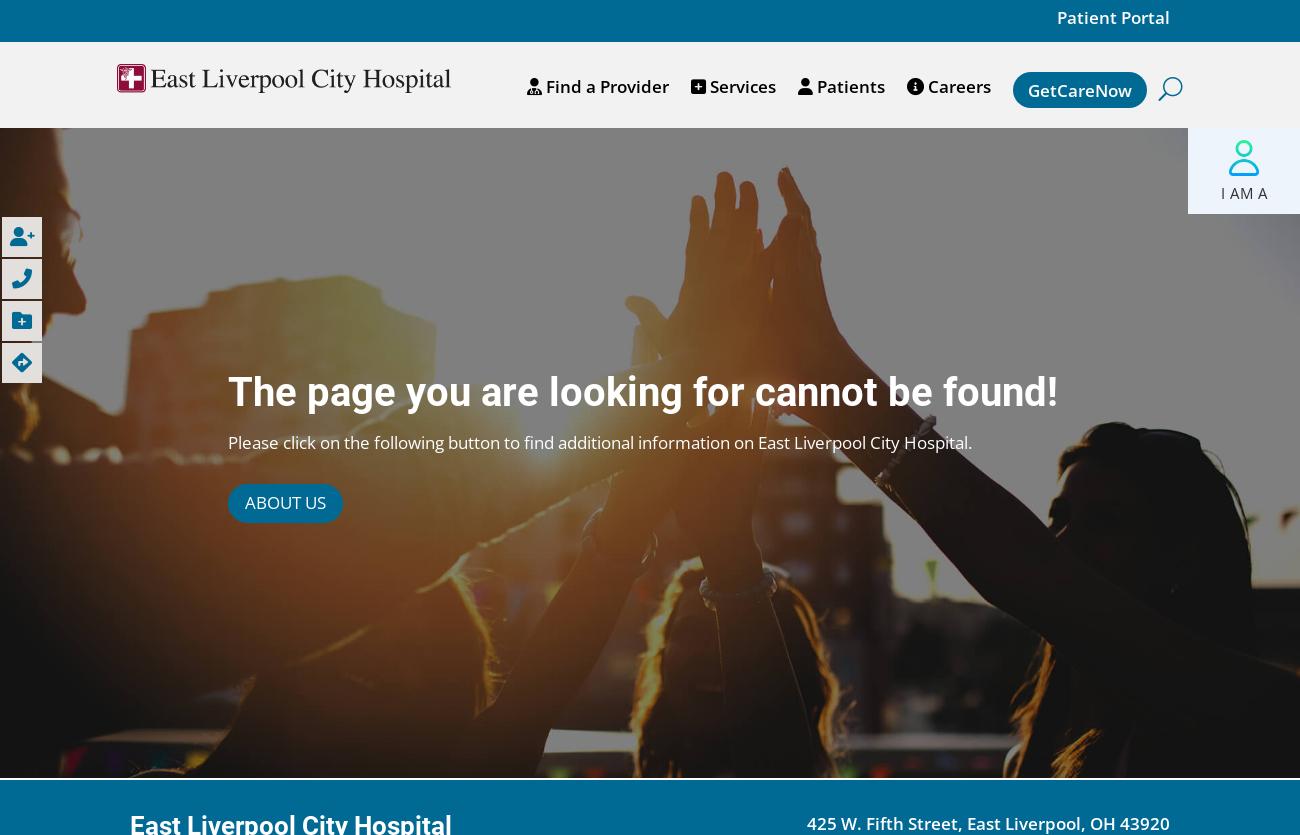 The height and width of the screenshot is (835, 1300). I want to click on 'Directions', so click(63, 362).